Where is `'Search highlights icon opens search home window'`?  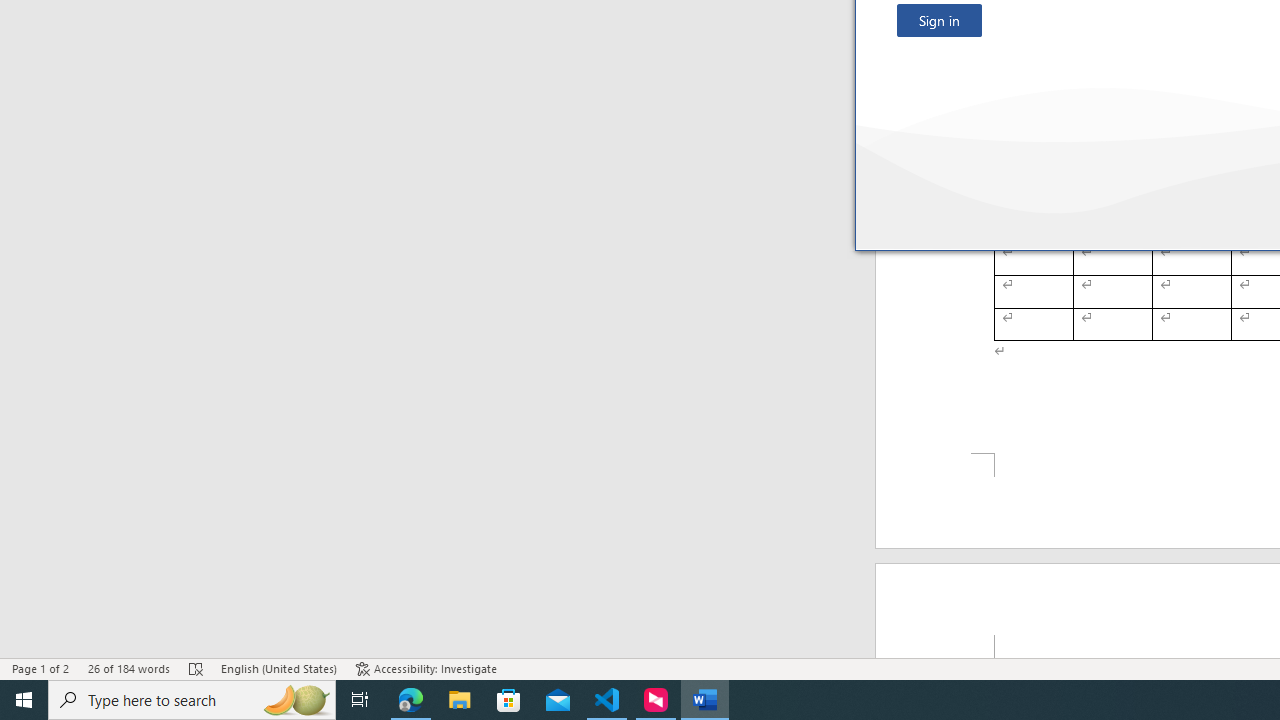
'Search highlights icon opens search home window' is located at coordinates (294, 698).